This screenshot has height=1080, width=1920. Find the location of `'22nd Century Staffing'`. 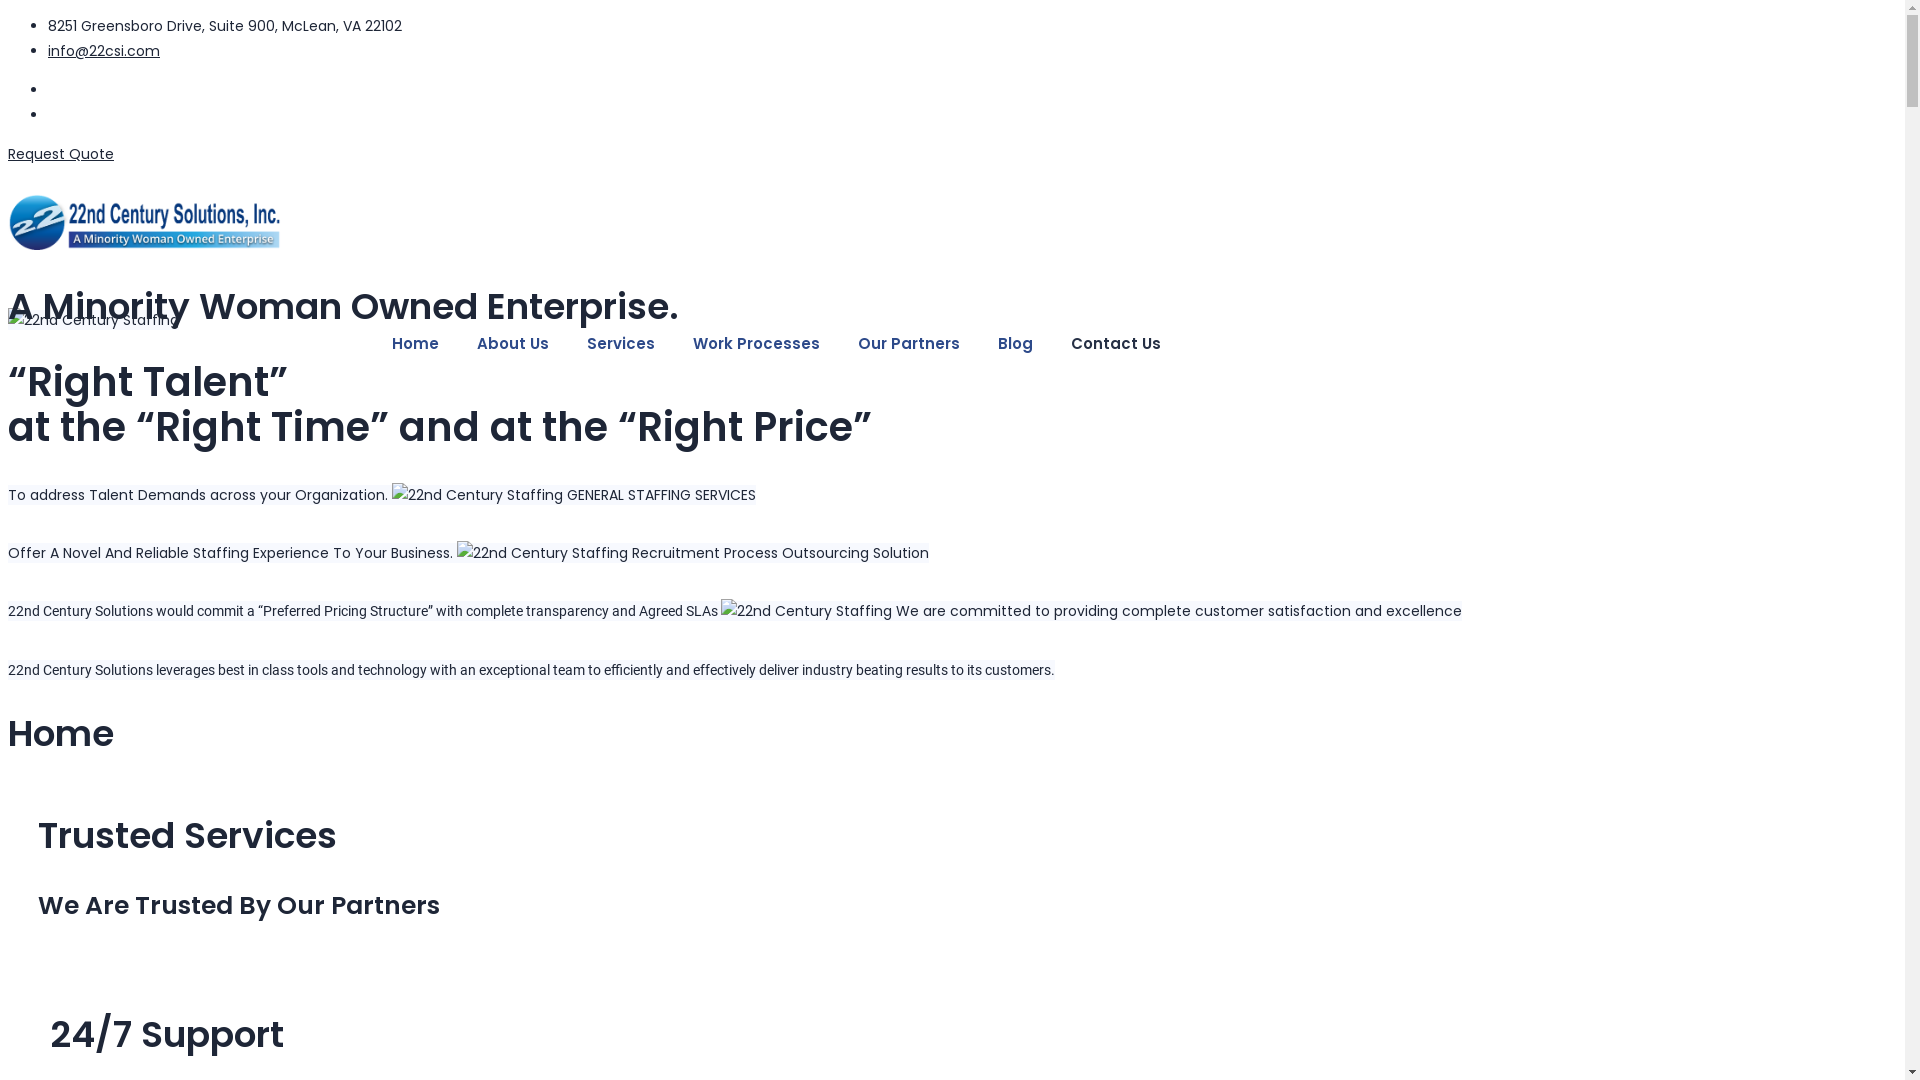

'22nd Century Staffing' is located at coordinates (542, 553).